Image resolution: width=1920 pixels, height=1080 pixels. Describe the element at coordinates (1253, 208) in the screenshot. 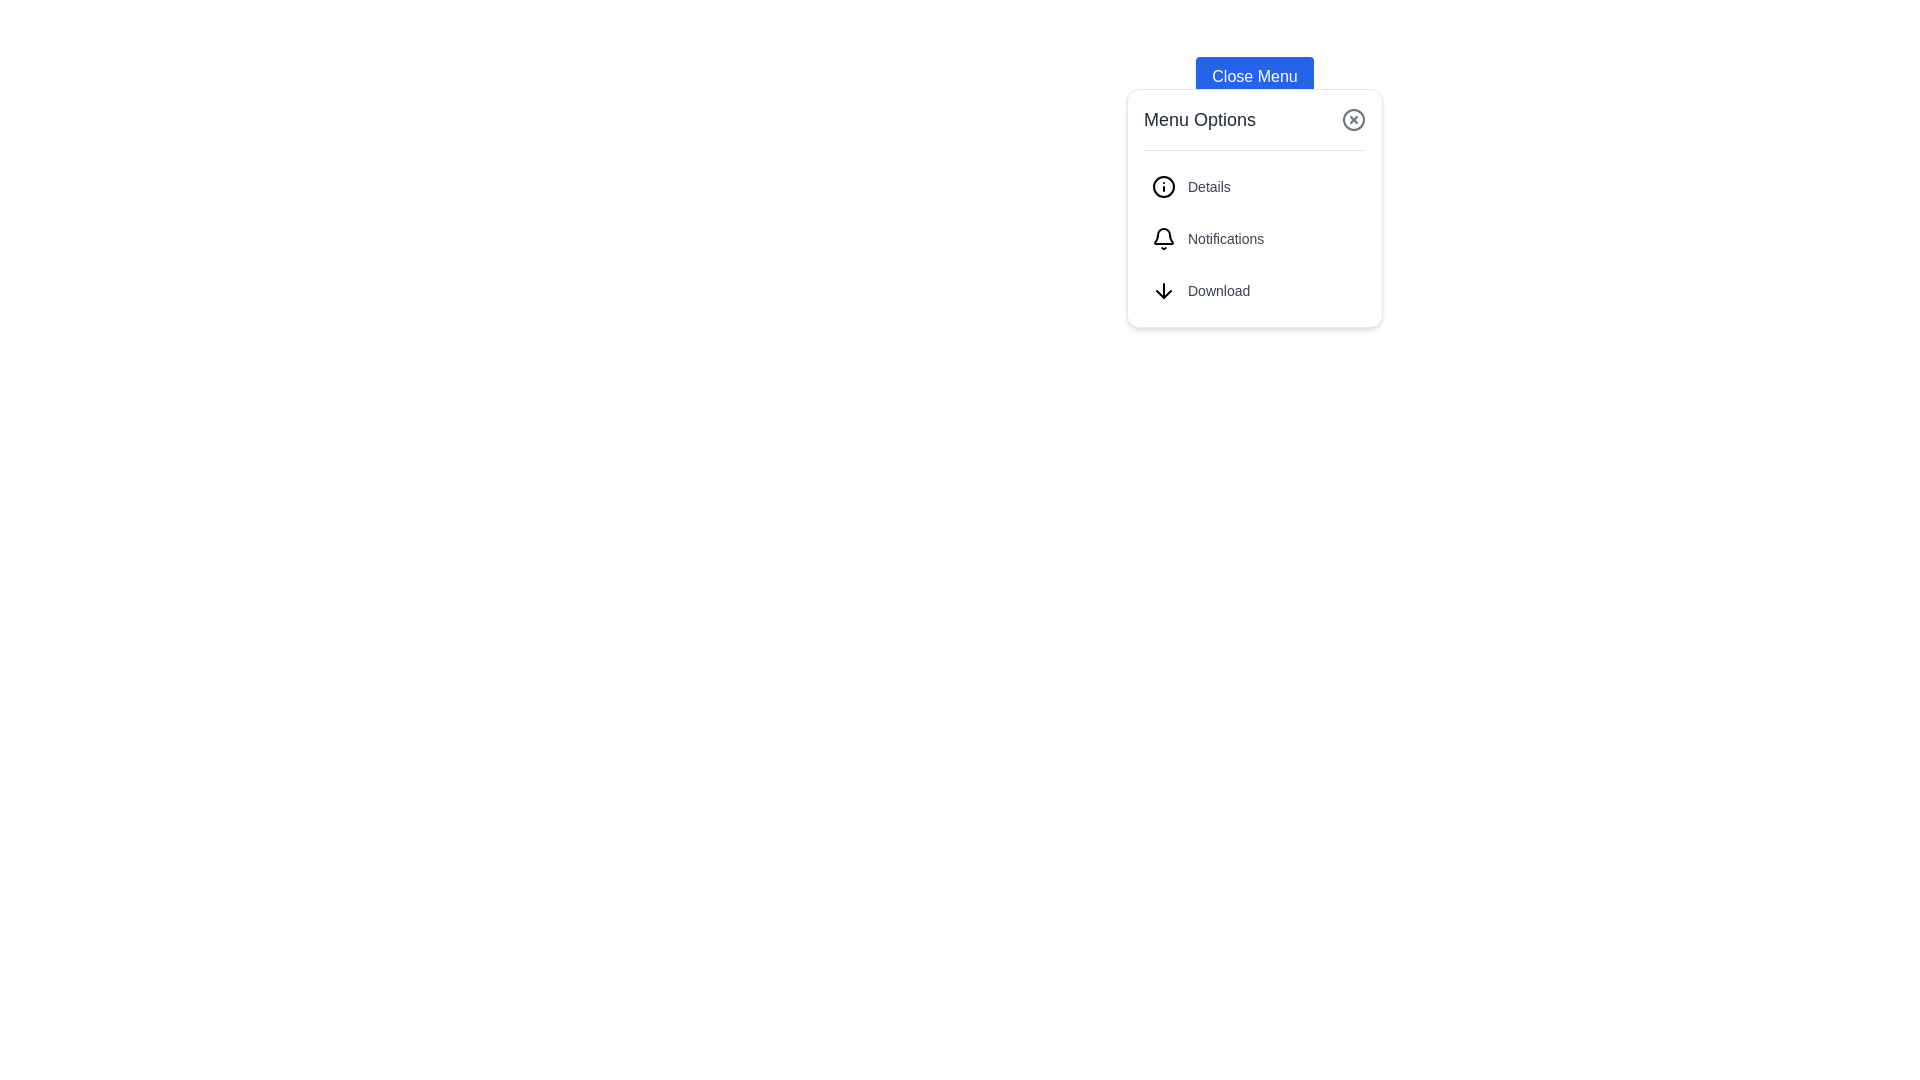

I see `an option in the 'Menu Options' pop-up menu panel` at that location.